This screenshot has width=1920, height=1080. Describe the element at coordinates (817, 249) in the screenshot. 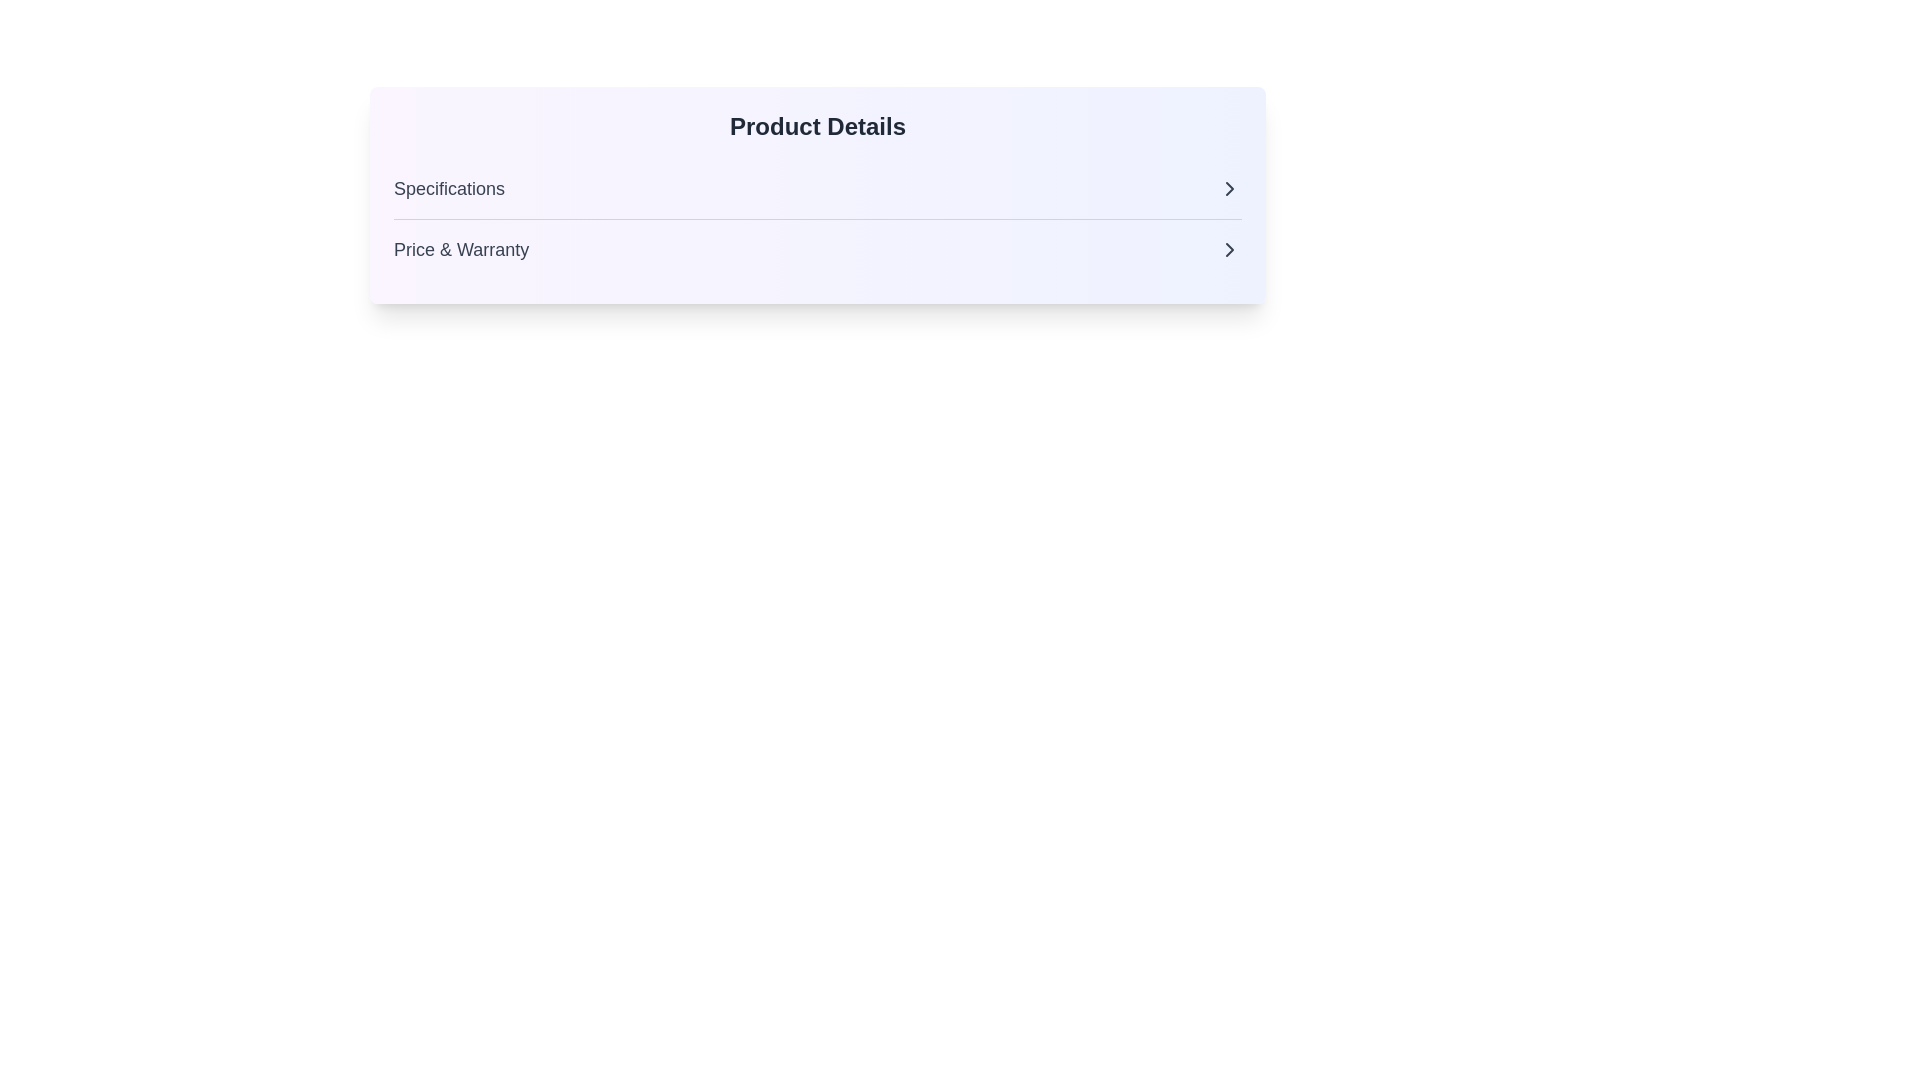

I see `the 'Price & Warranty' navigation link, which is the second item in the 'Product Details' section` at that location.